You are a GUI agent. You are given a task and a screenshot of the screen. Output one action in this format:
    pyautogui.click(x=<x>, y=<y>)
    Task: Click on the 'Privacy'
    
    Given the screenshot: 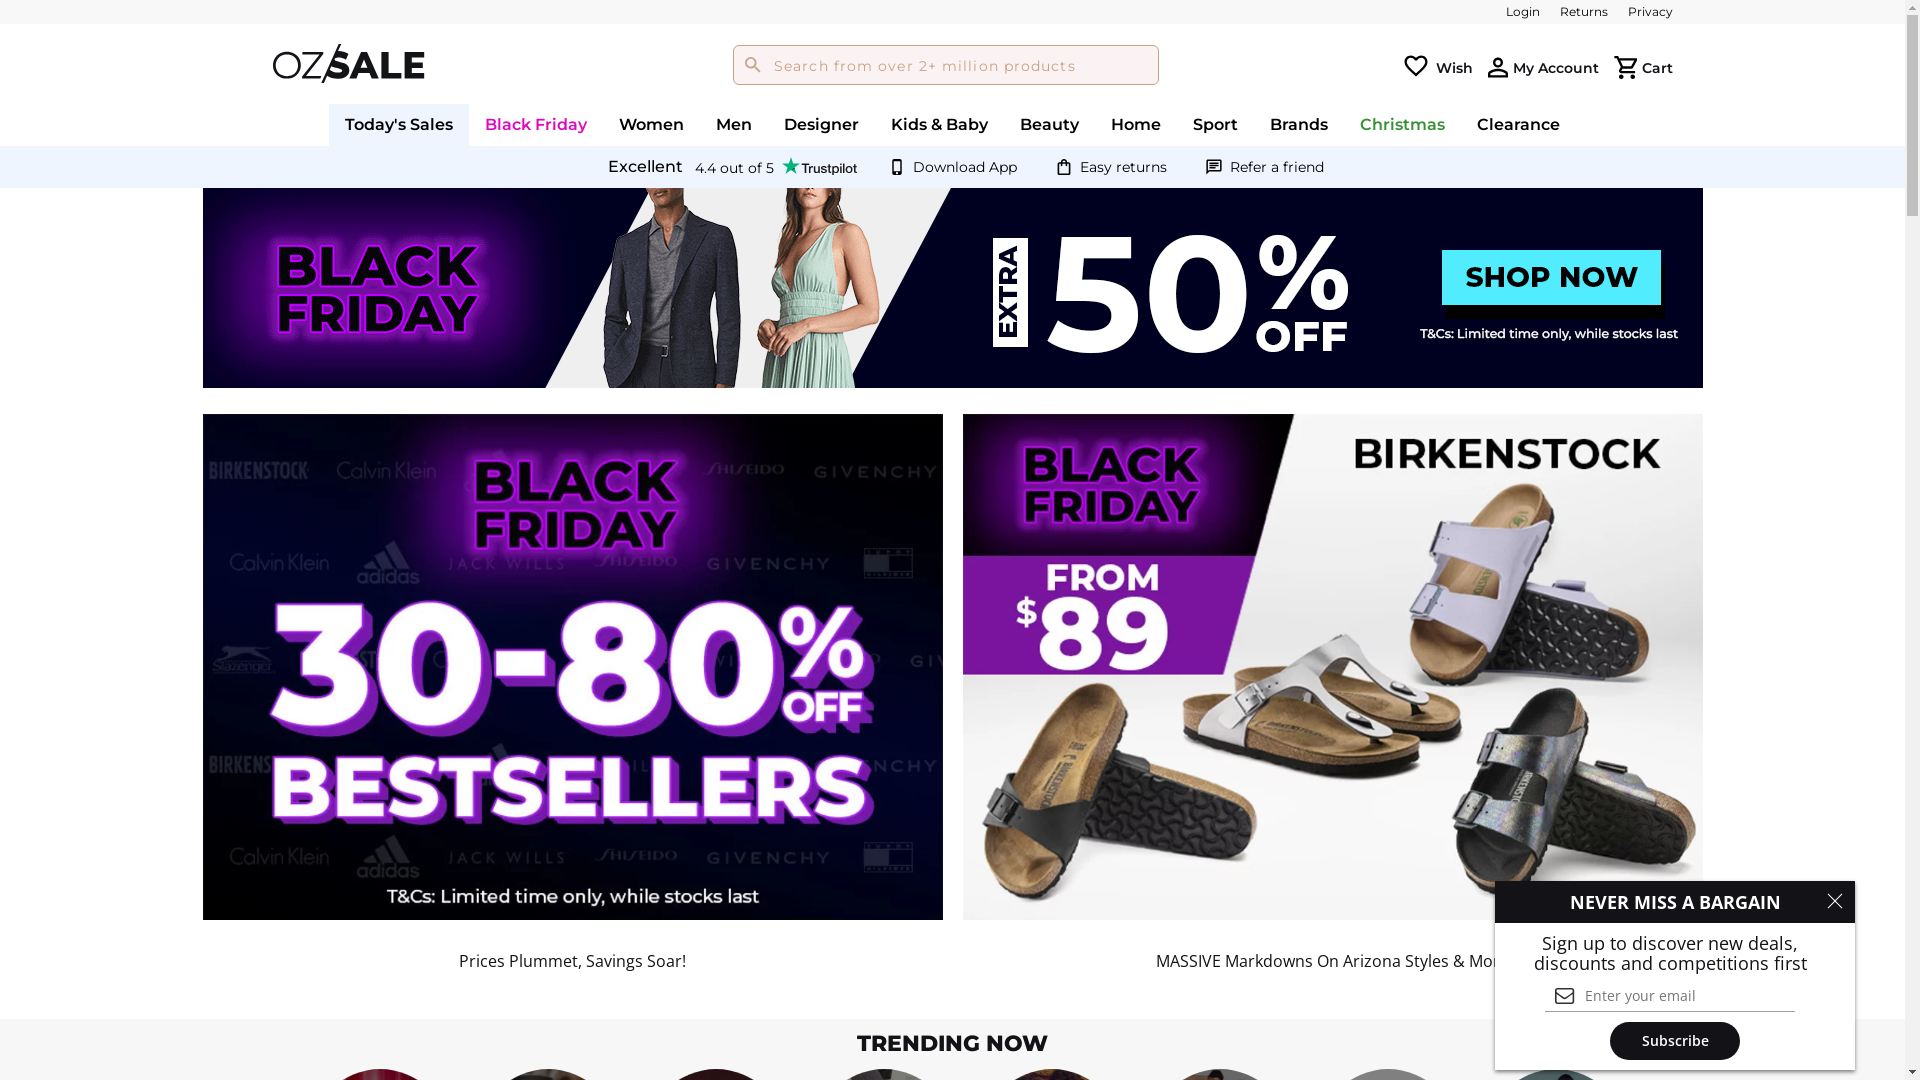 What is the action you would take?
    pyautogui.click(x=1650, y=12)
    